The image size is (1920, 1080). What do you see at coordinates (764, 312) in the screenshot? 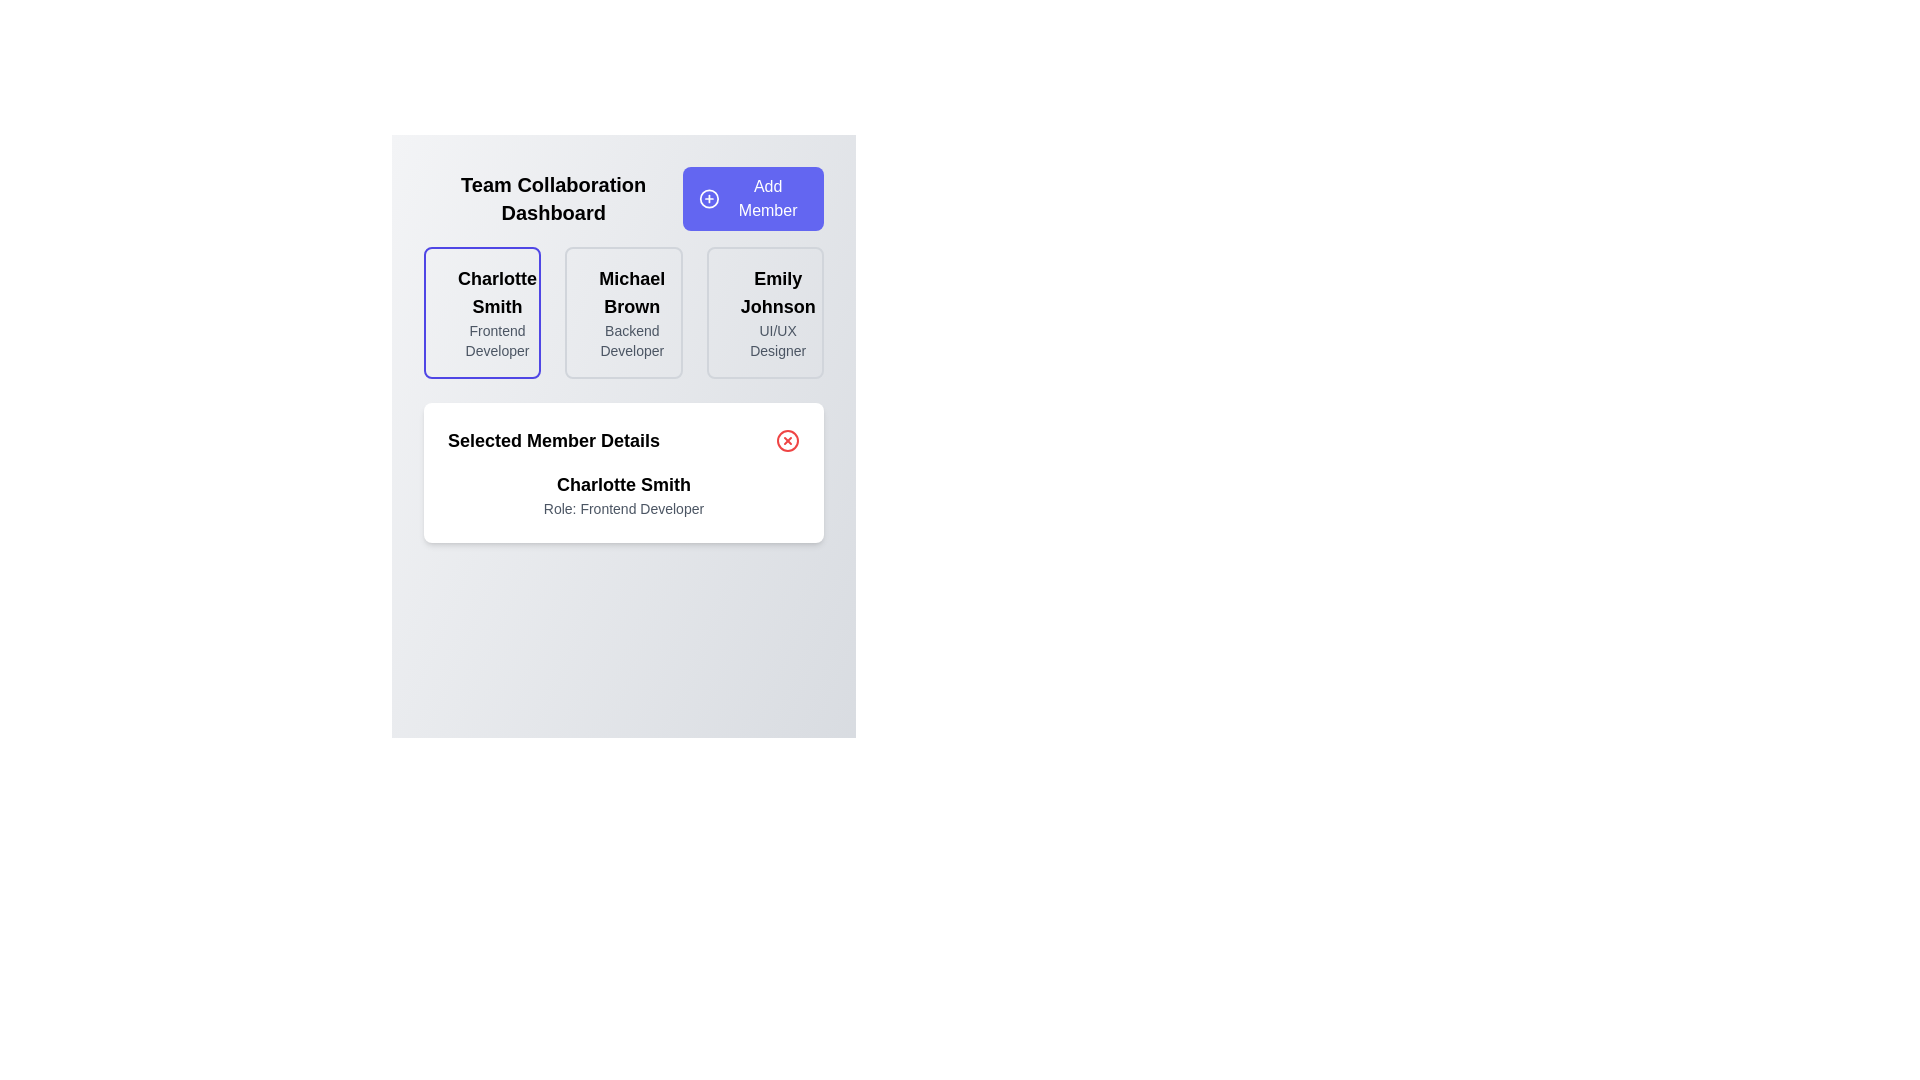
I see `the text block representing the team member's name and role in the rightmost column of the team management dashboard` at bounding box center [764, 312].